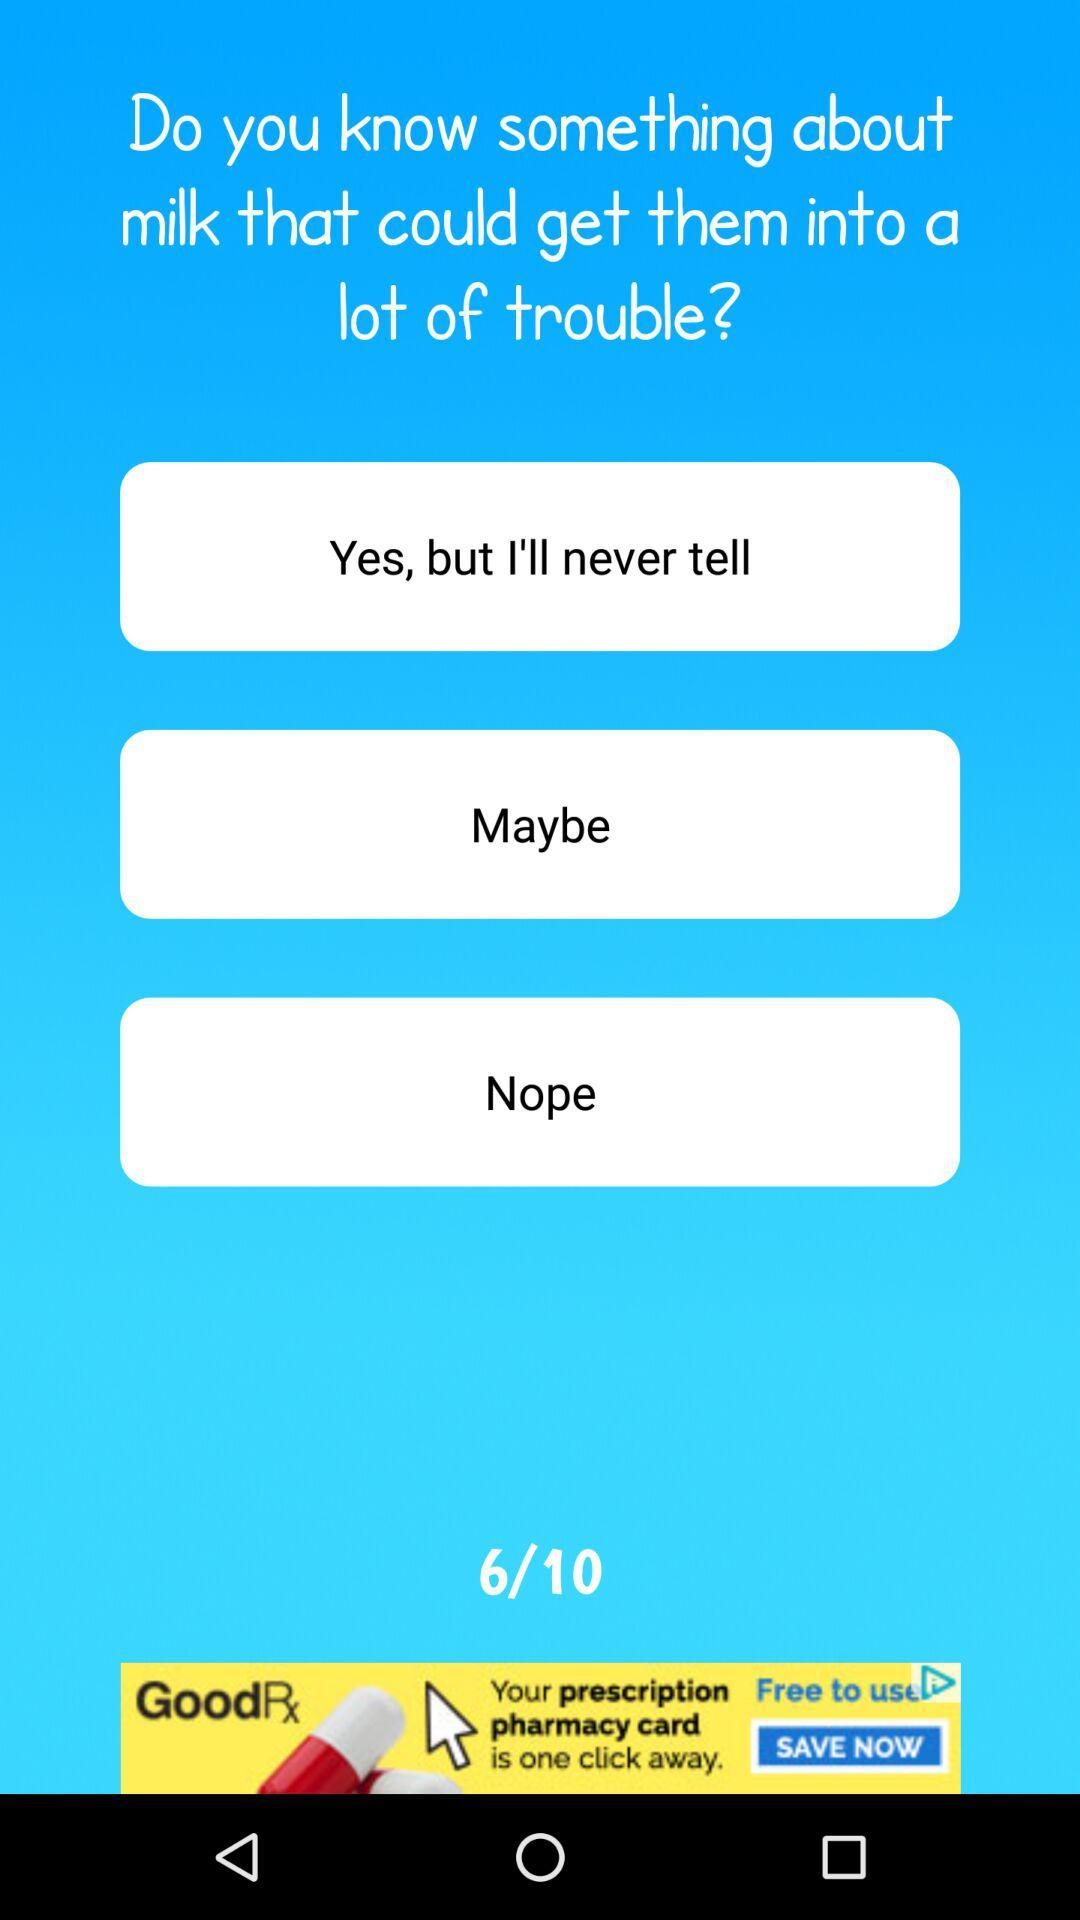  What do you see at coordinates (540, 1727) in the screenshot?
I see `advertisement` at bounding box center [540, 1727].